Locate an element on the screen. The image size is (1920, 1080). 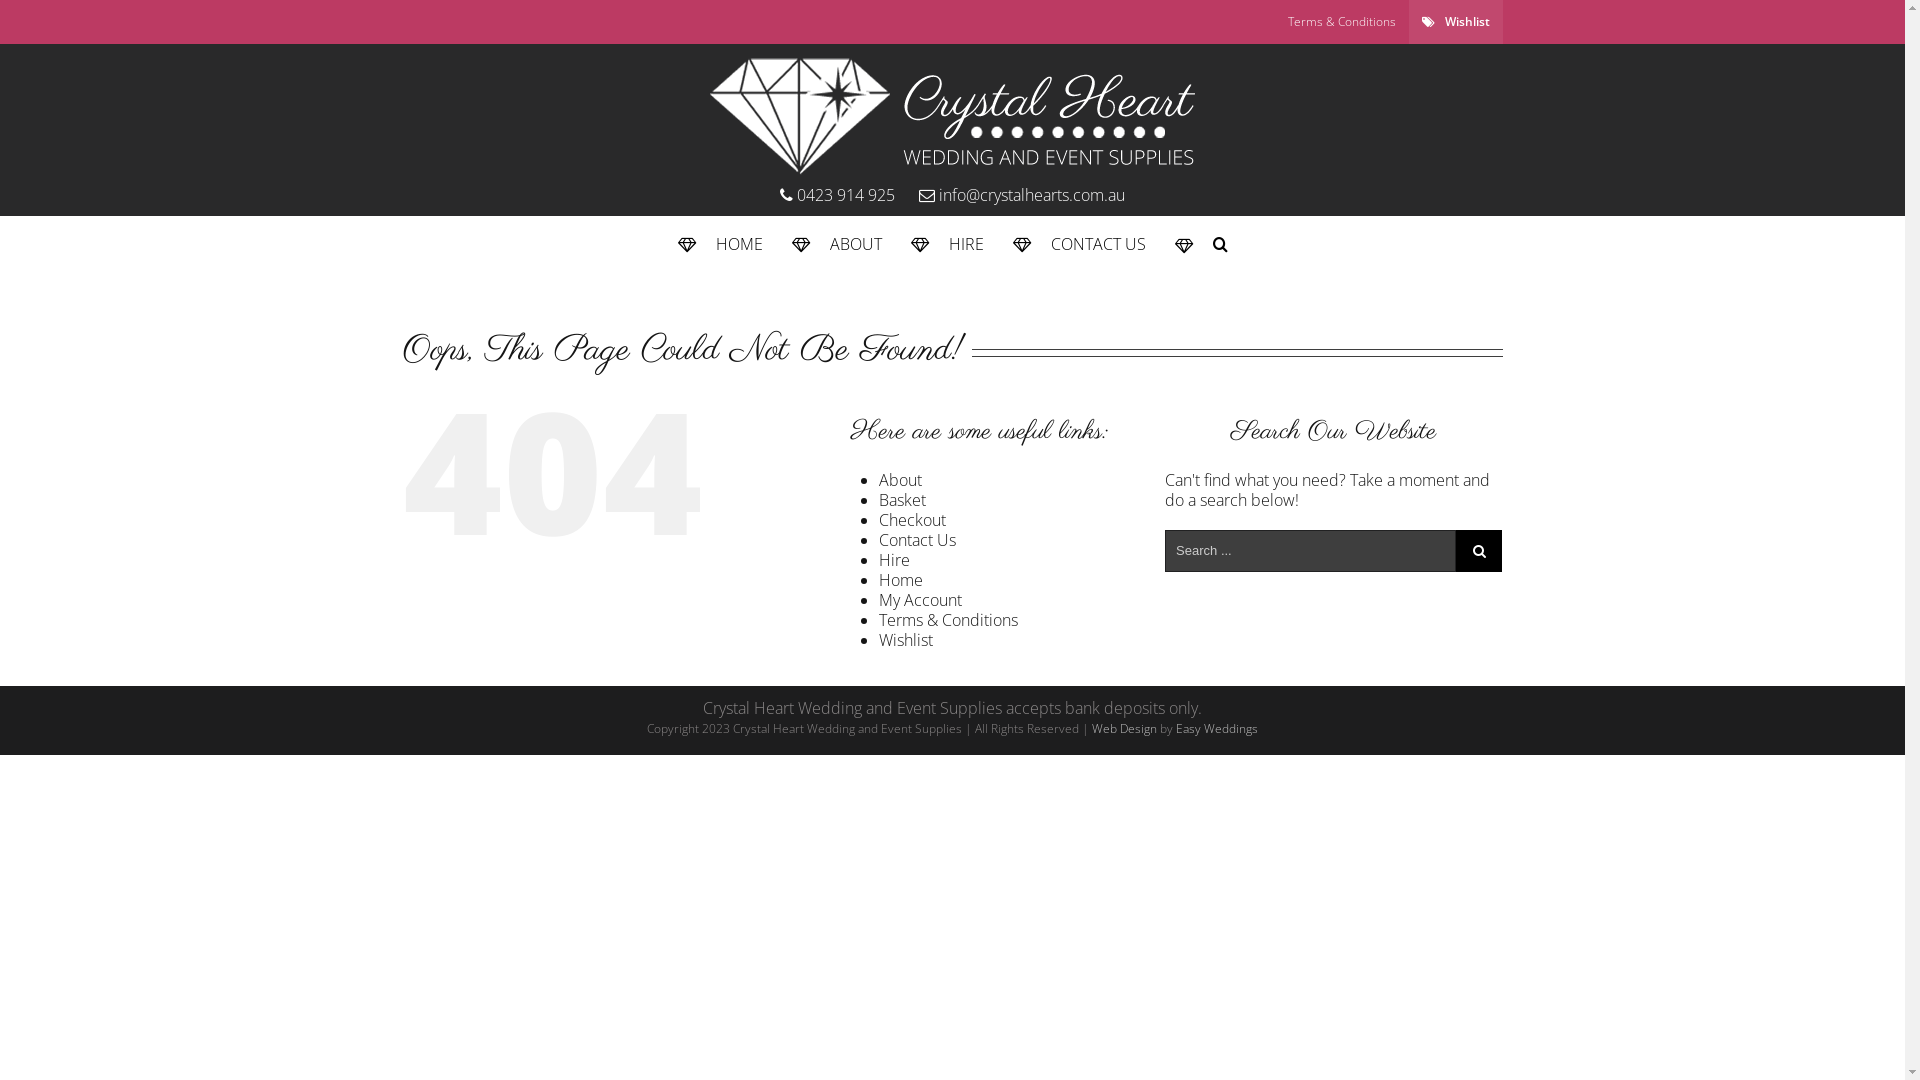
'HOME' is located at coordinates (677, 242).